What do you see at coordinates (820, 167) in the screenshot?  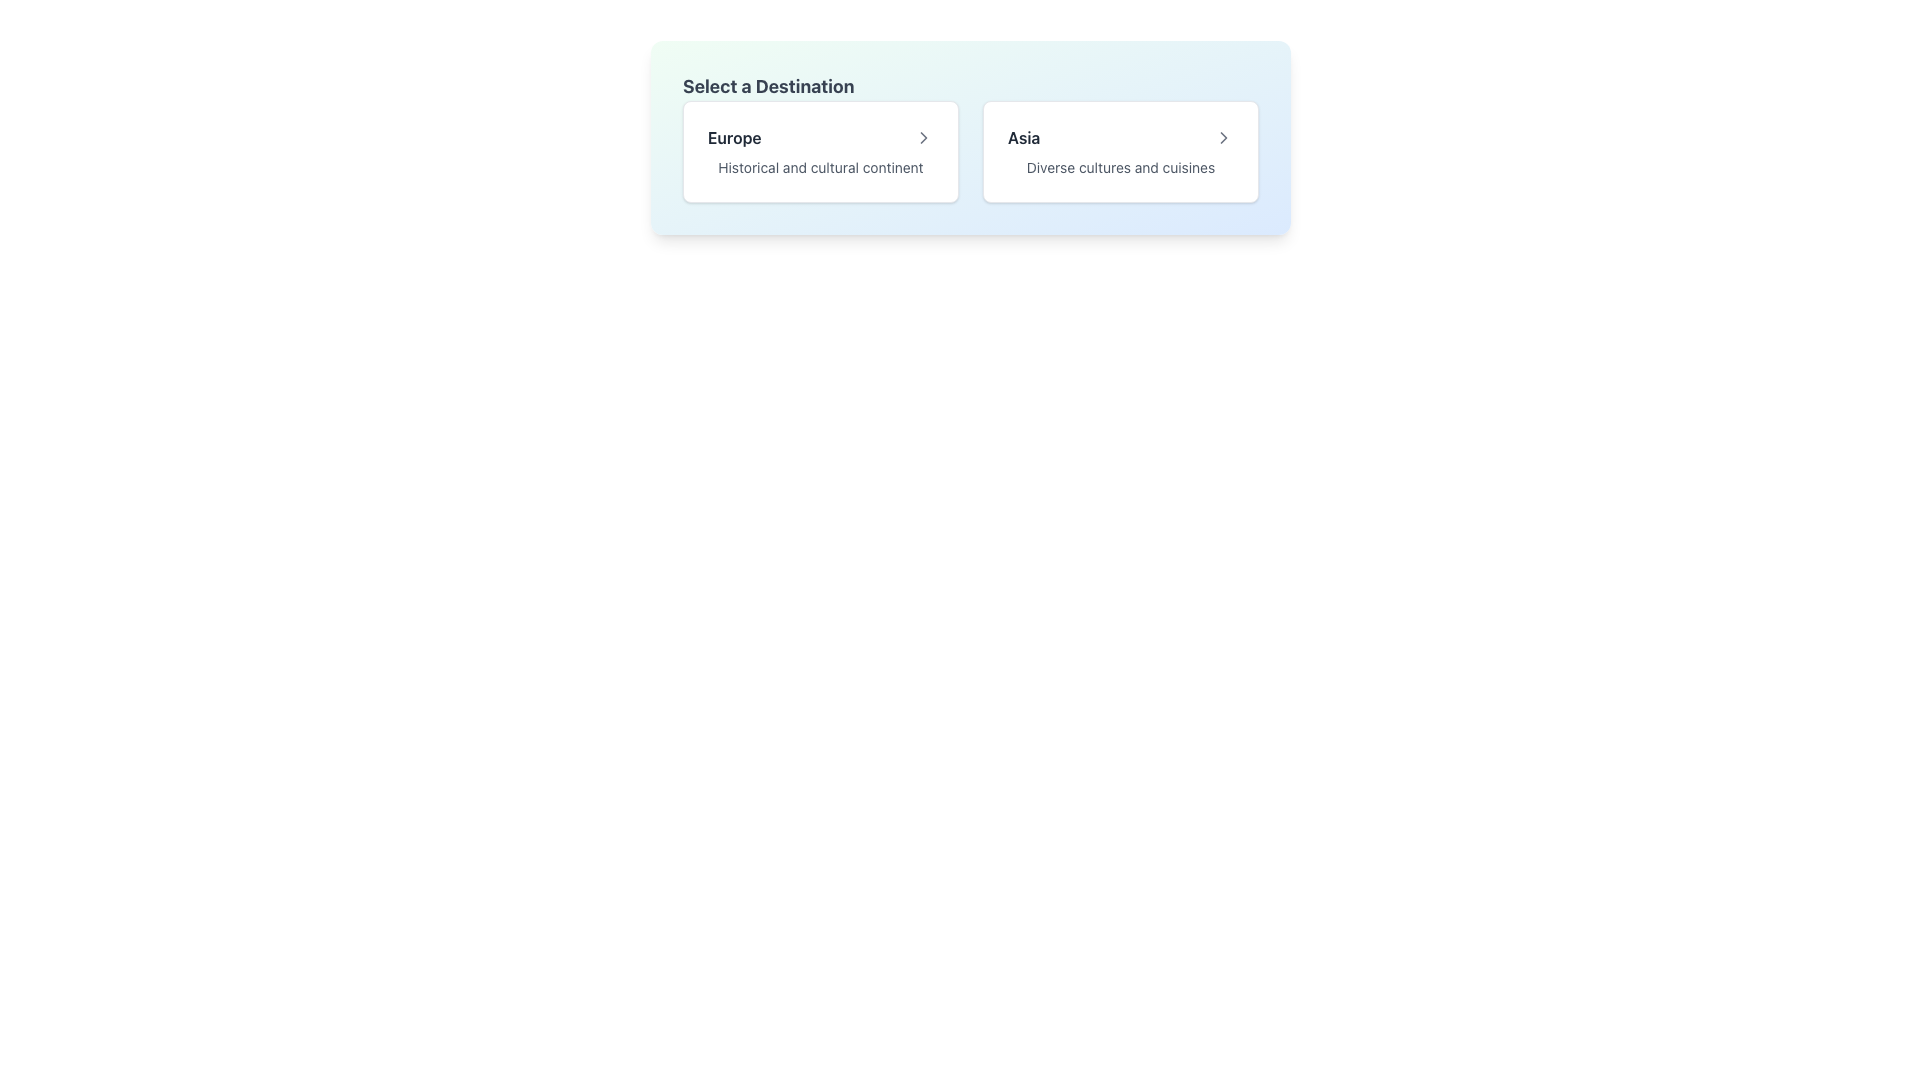 I see `the descriptive subtitle text label located below the main title 'Europe', aligned to the left` at bounding box center [820, 167].